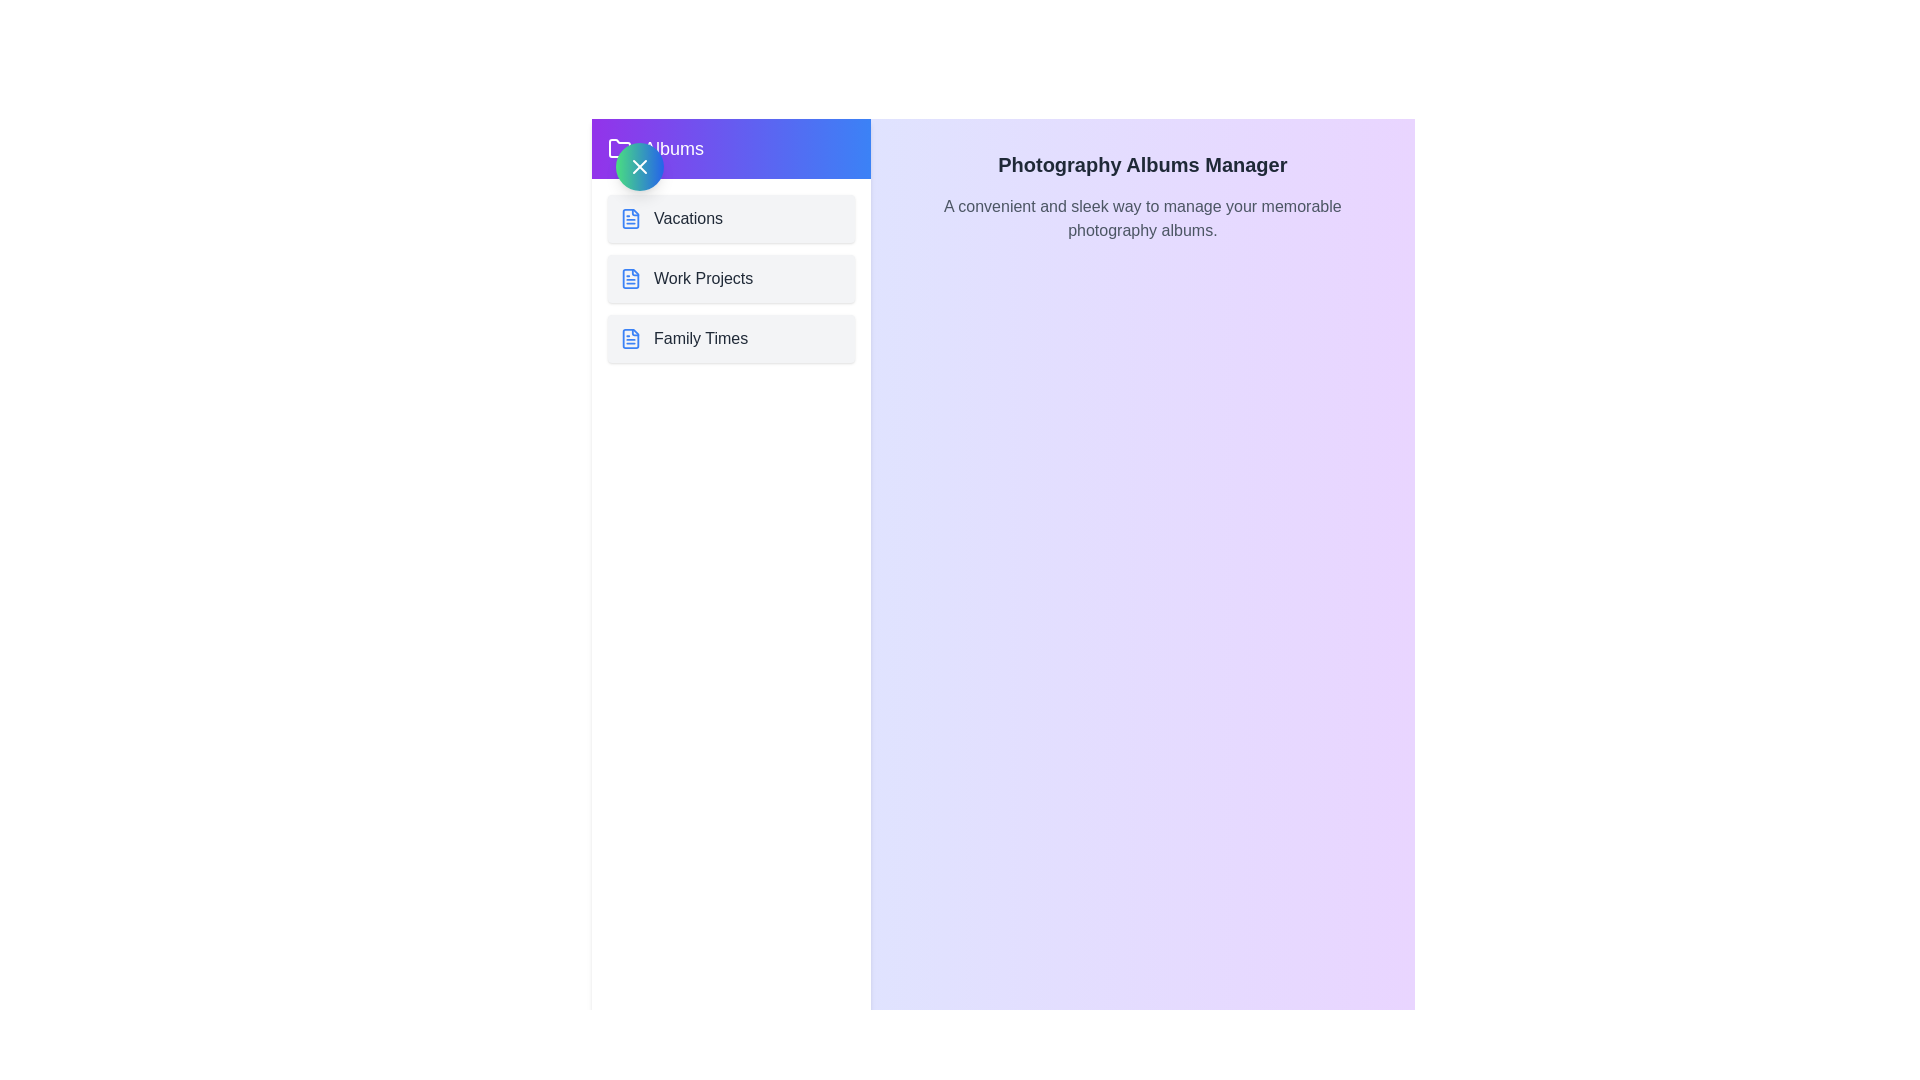 The height and width of the screenshot is (1080, 1920). I want to click on the album Family Times from the list, so click(729, 338).